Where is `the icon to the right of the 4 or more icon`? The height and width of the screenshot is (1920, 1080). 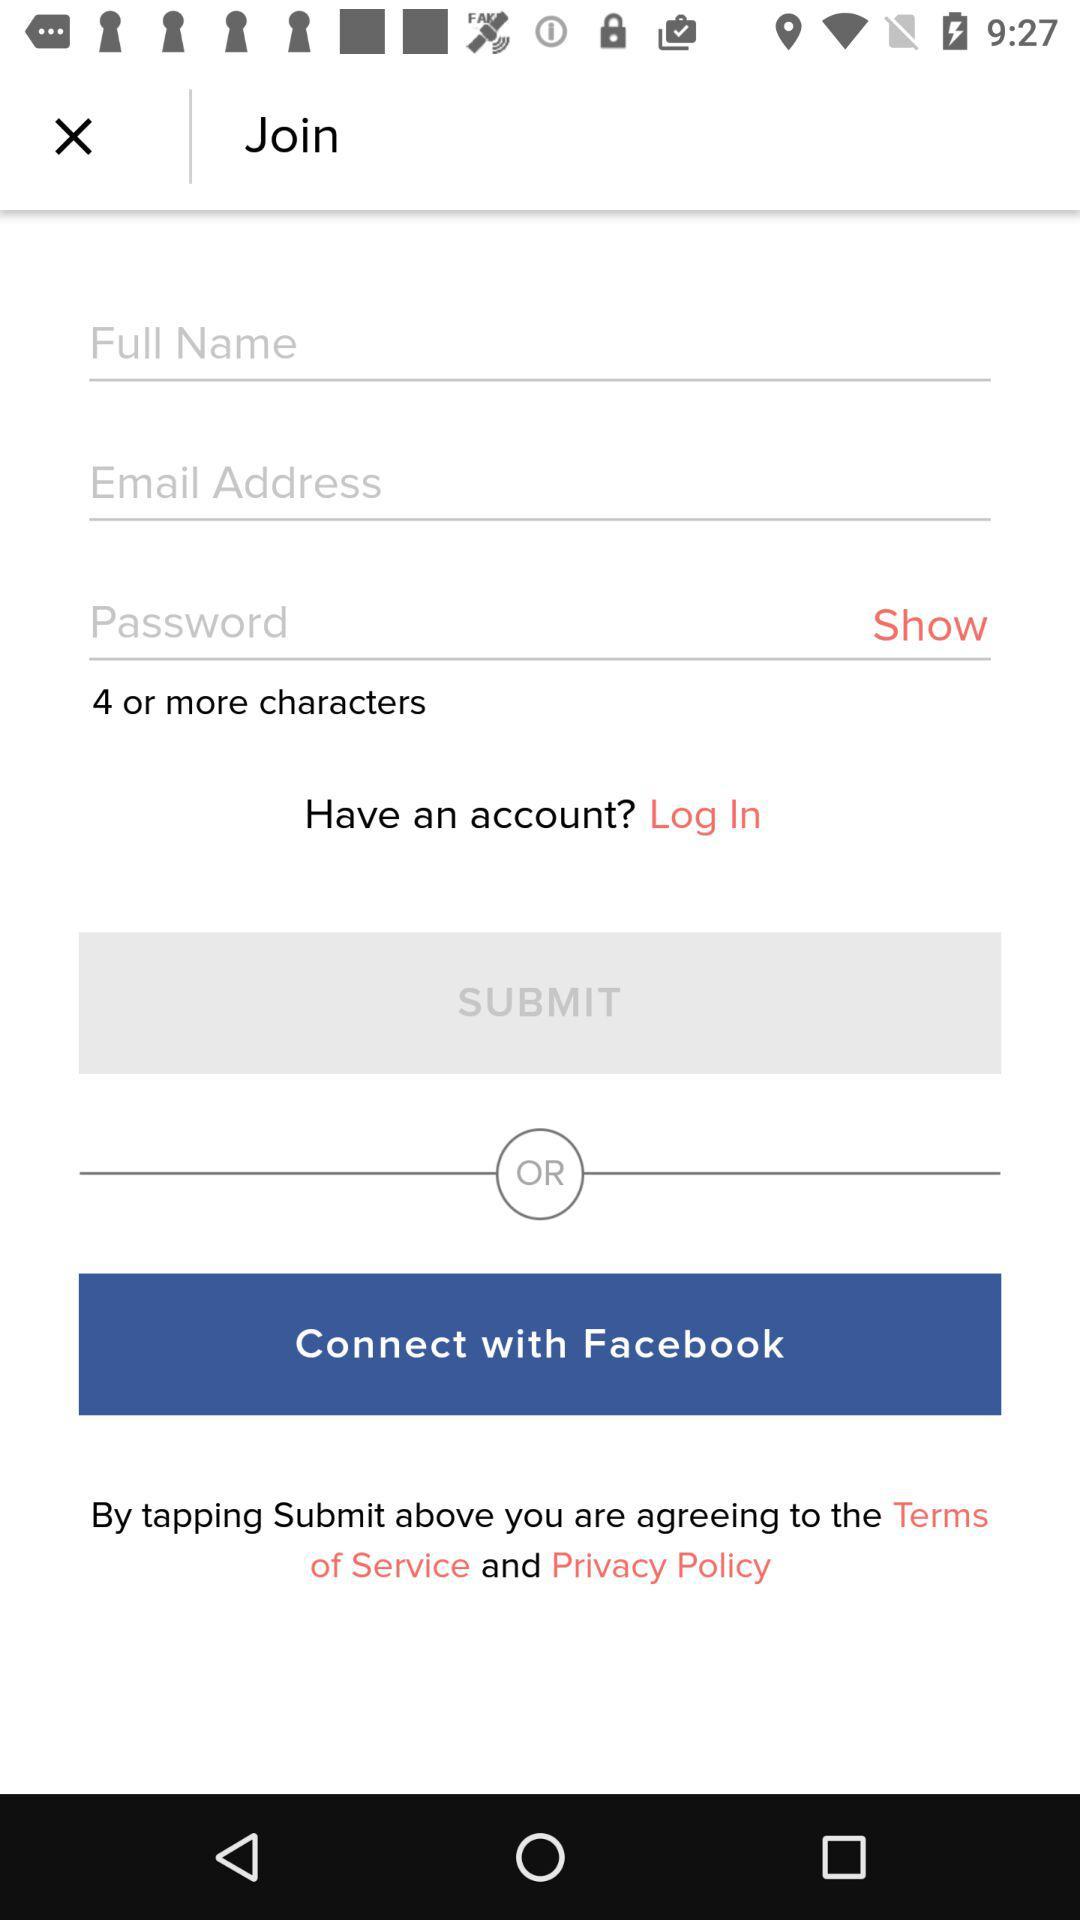
the icon to the right of the 4 or more icon is located at coordinates (929, 624).